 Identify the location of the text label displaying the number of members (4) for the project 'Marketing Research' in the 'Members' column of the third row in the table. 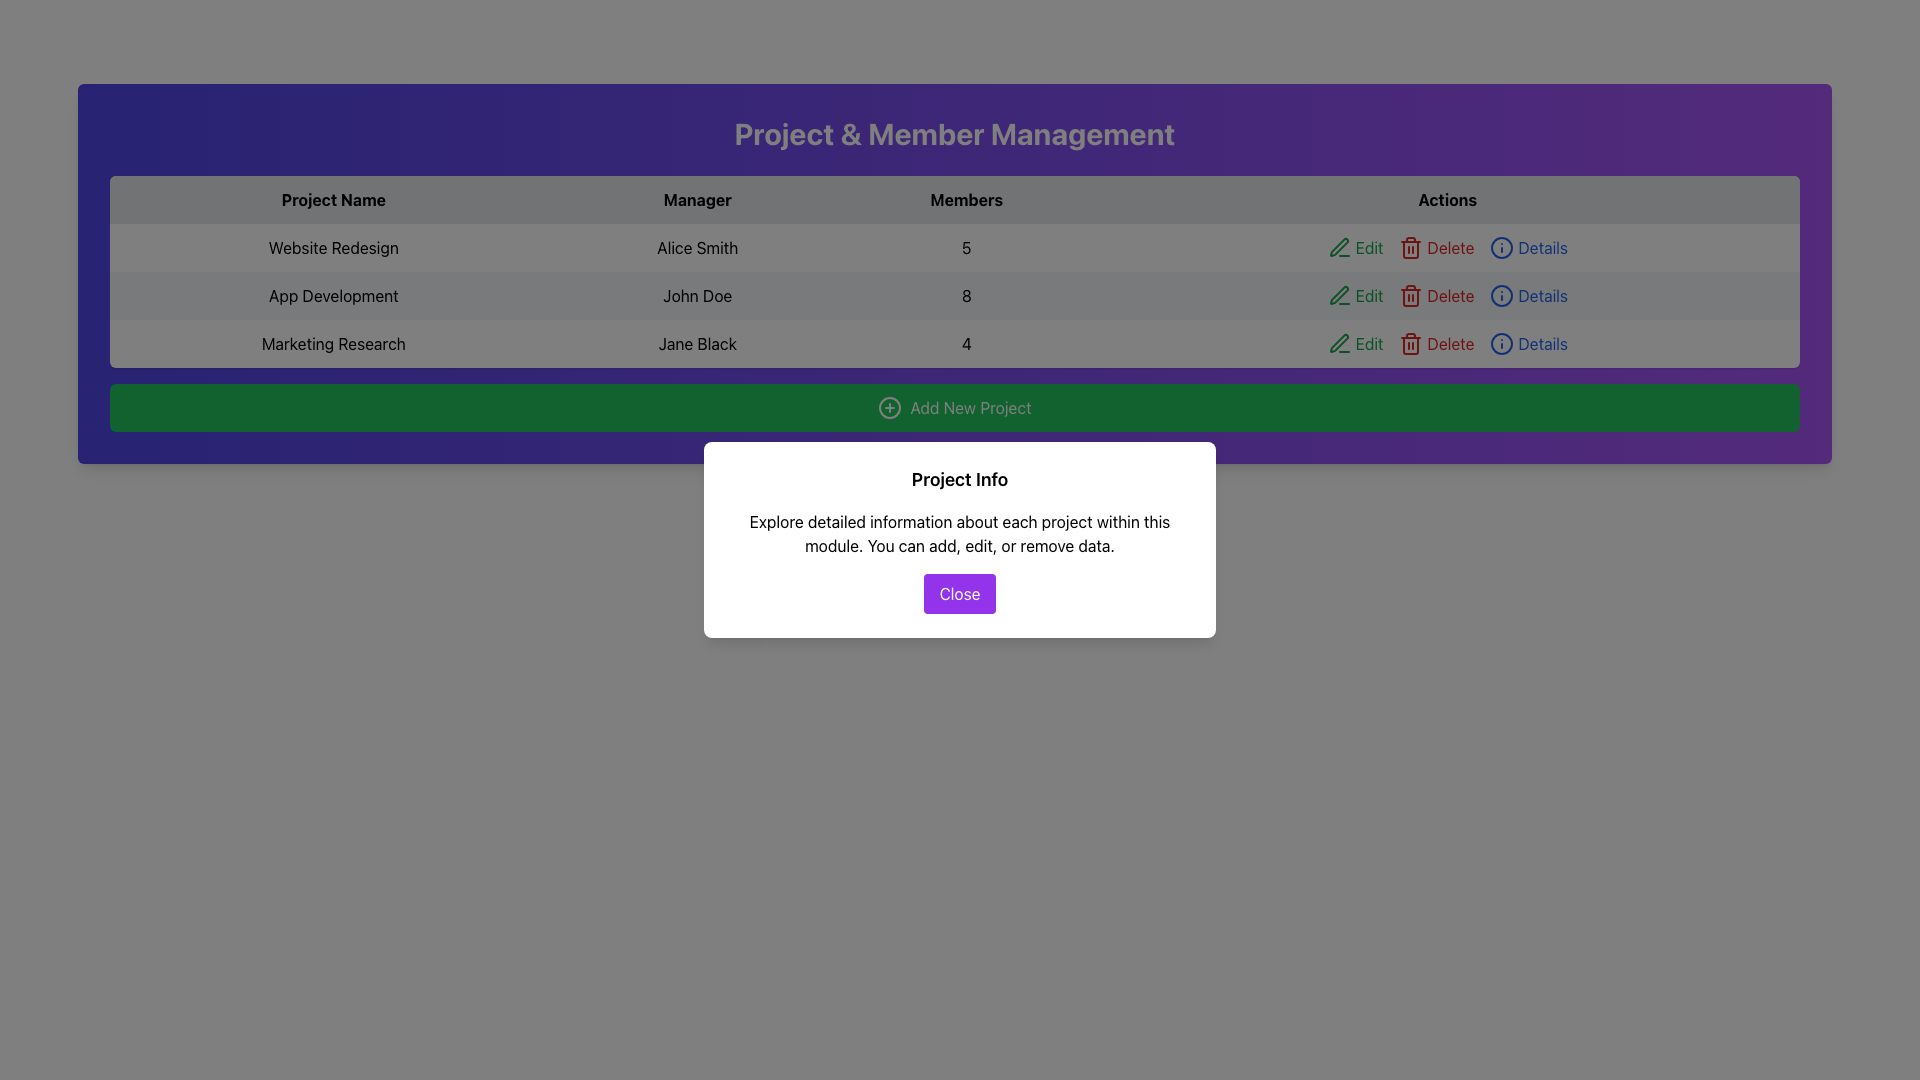
(966, 342).